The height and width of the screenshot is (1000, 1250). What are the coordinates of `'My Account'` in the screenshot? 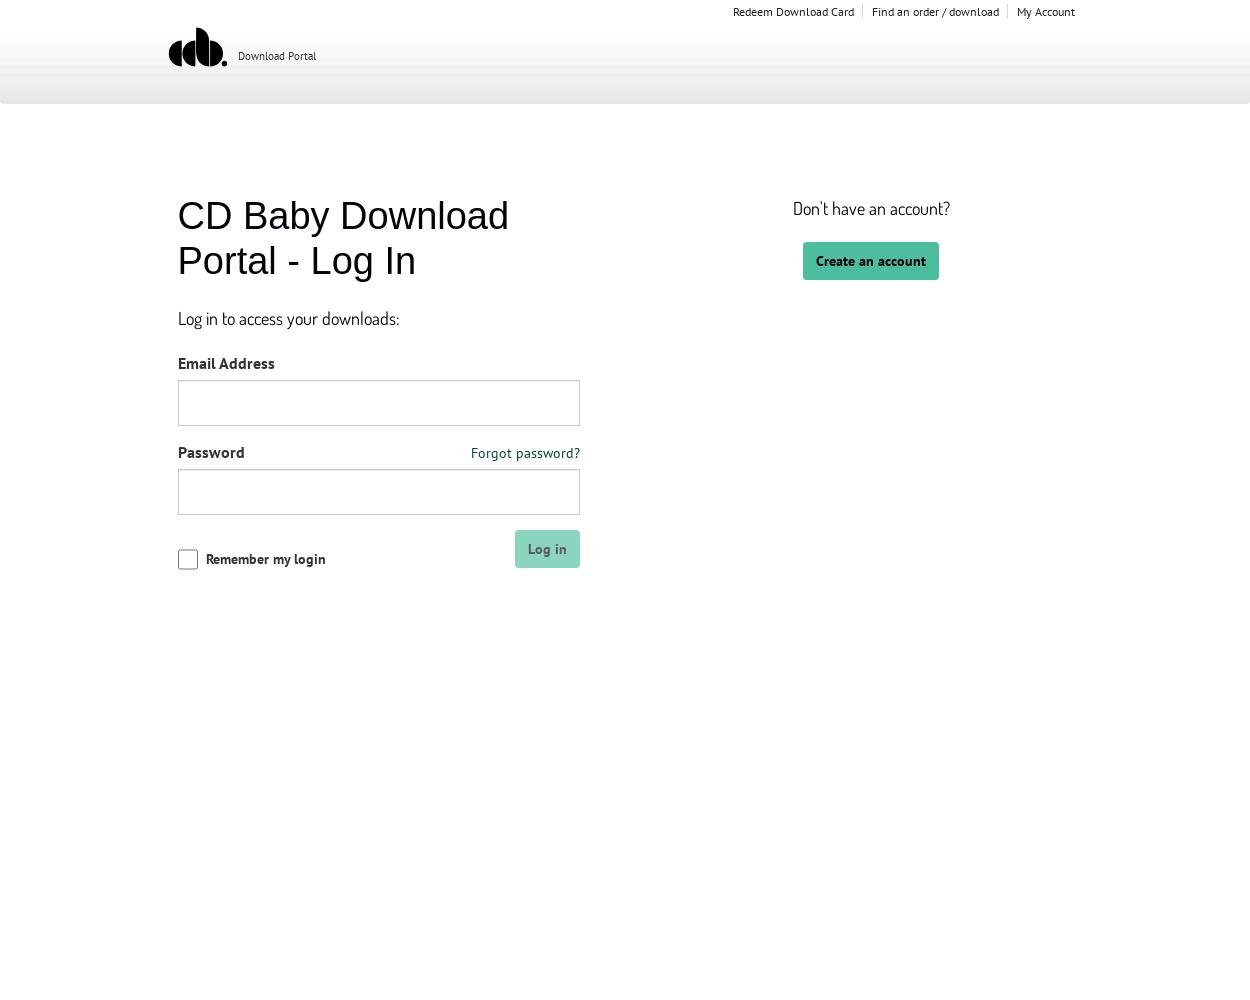 It's located at (1045, 11).